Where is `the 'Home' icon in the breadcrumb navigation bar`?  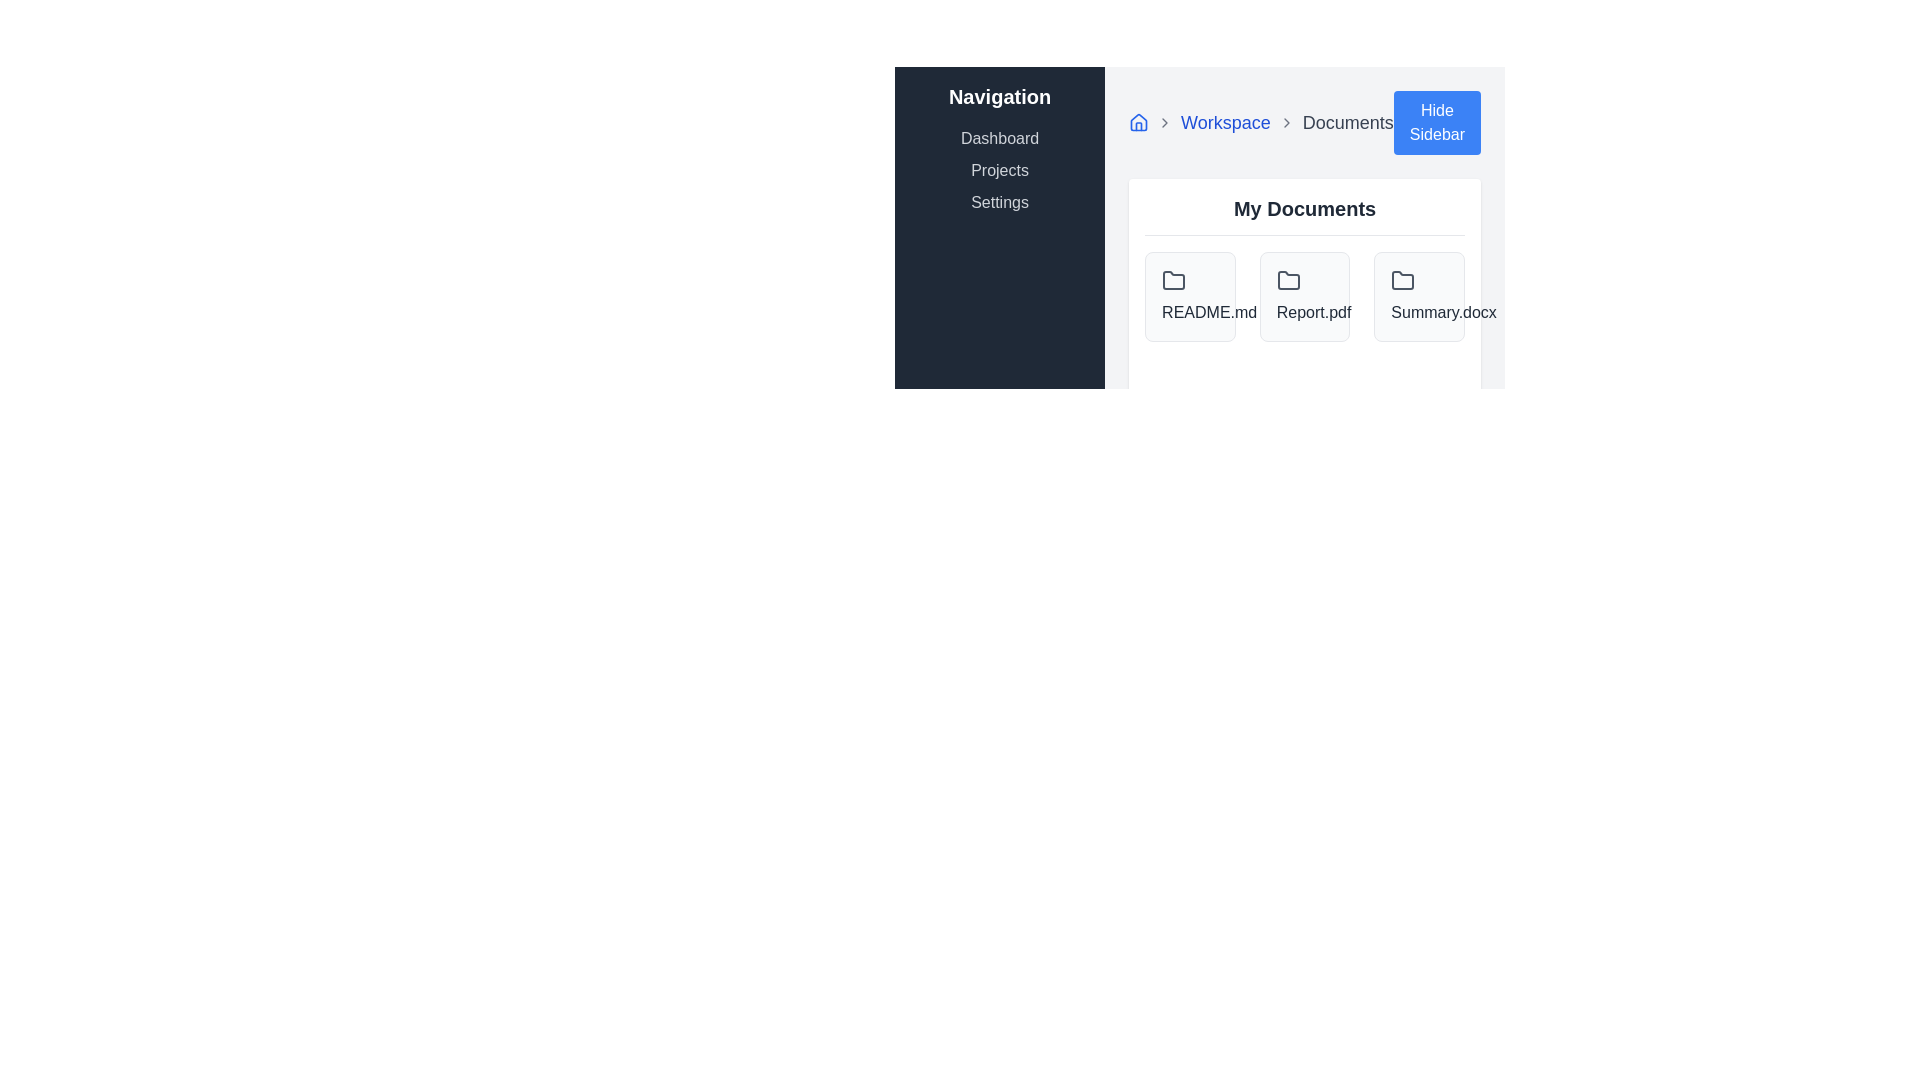 the 'Home' icon in the breadcrumb navigation bar is located at coordinates (1139, 123).